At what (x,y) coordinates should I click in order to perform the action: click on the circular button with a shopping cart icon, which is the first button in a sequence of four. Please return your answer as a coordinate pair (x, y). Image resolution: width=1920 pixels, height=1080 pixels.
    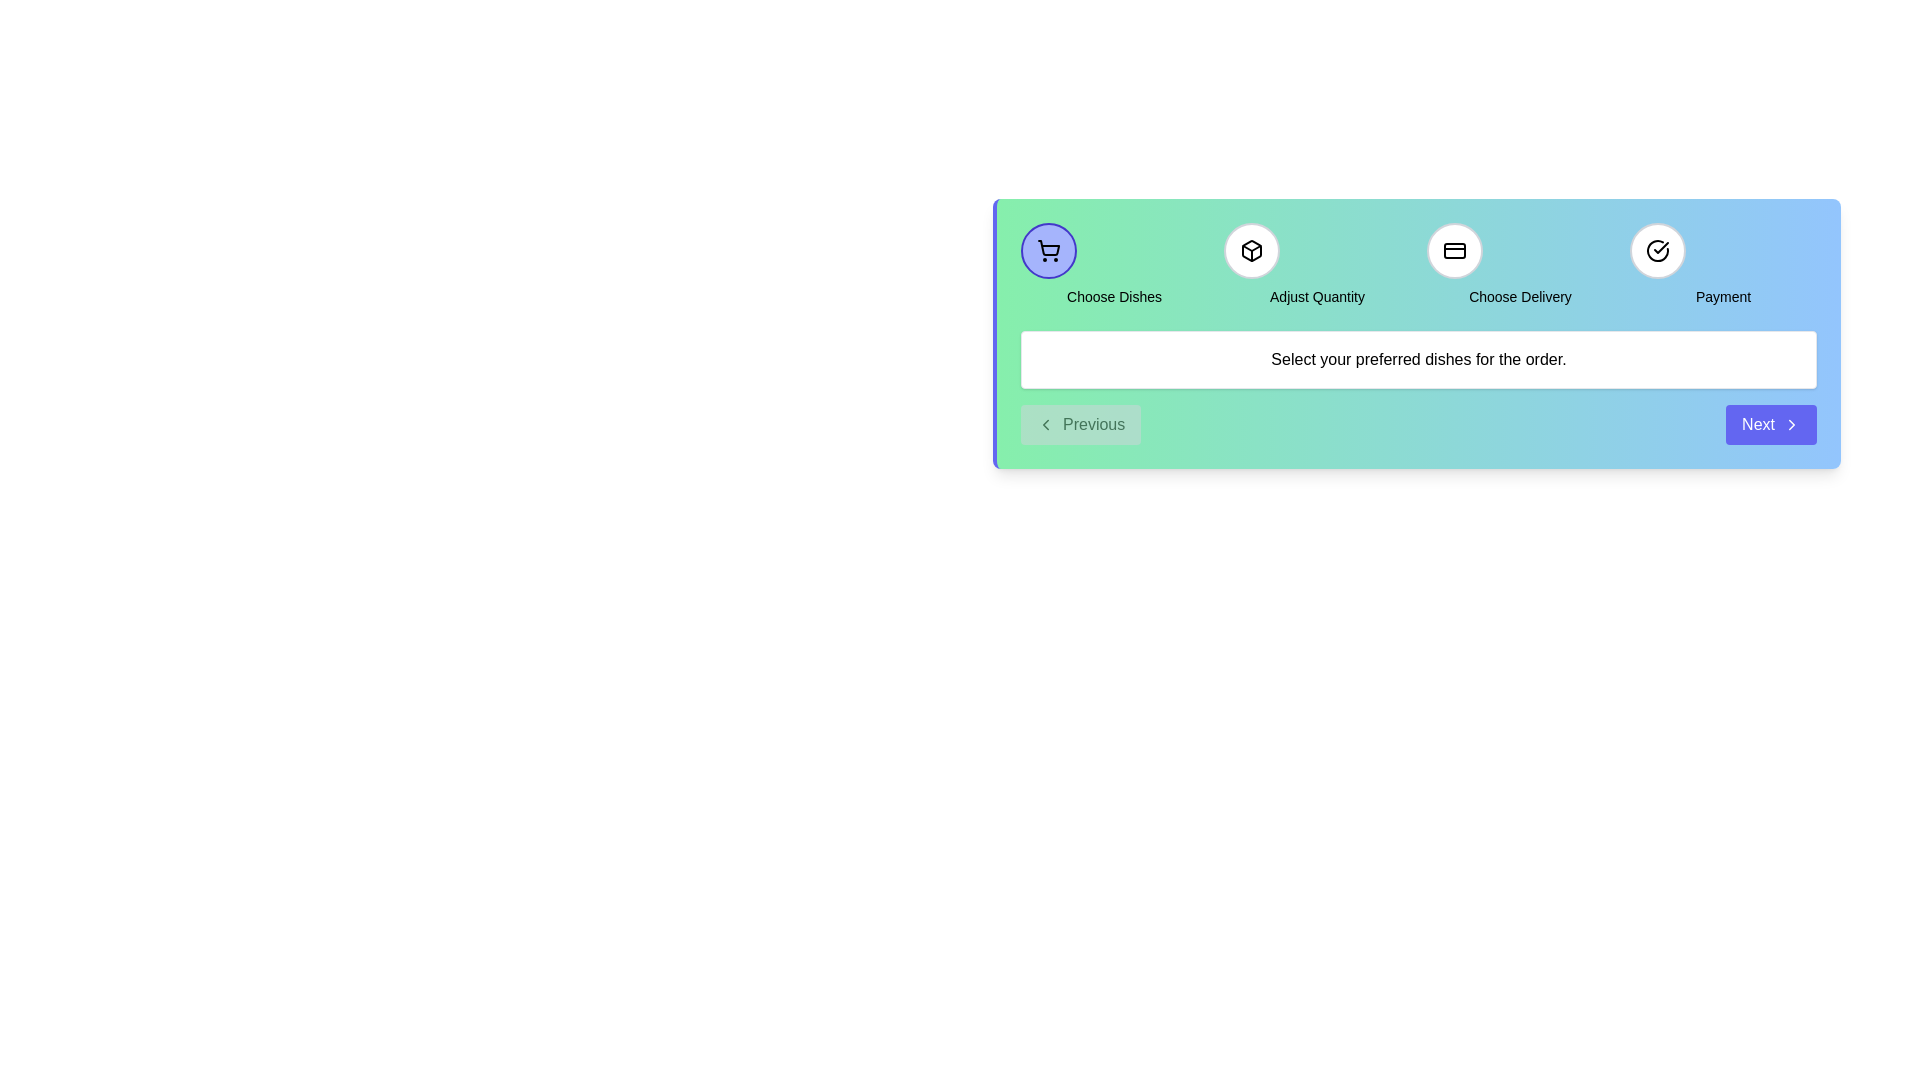
    Looking at the image, I should click on (1048, 249).